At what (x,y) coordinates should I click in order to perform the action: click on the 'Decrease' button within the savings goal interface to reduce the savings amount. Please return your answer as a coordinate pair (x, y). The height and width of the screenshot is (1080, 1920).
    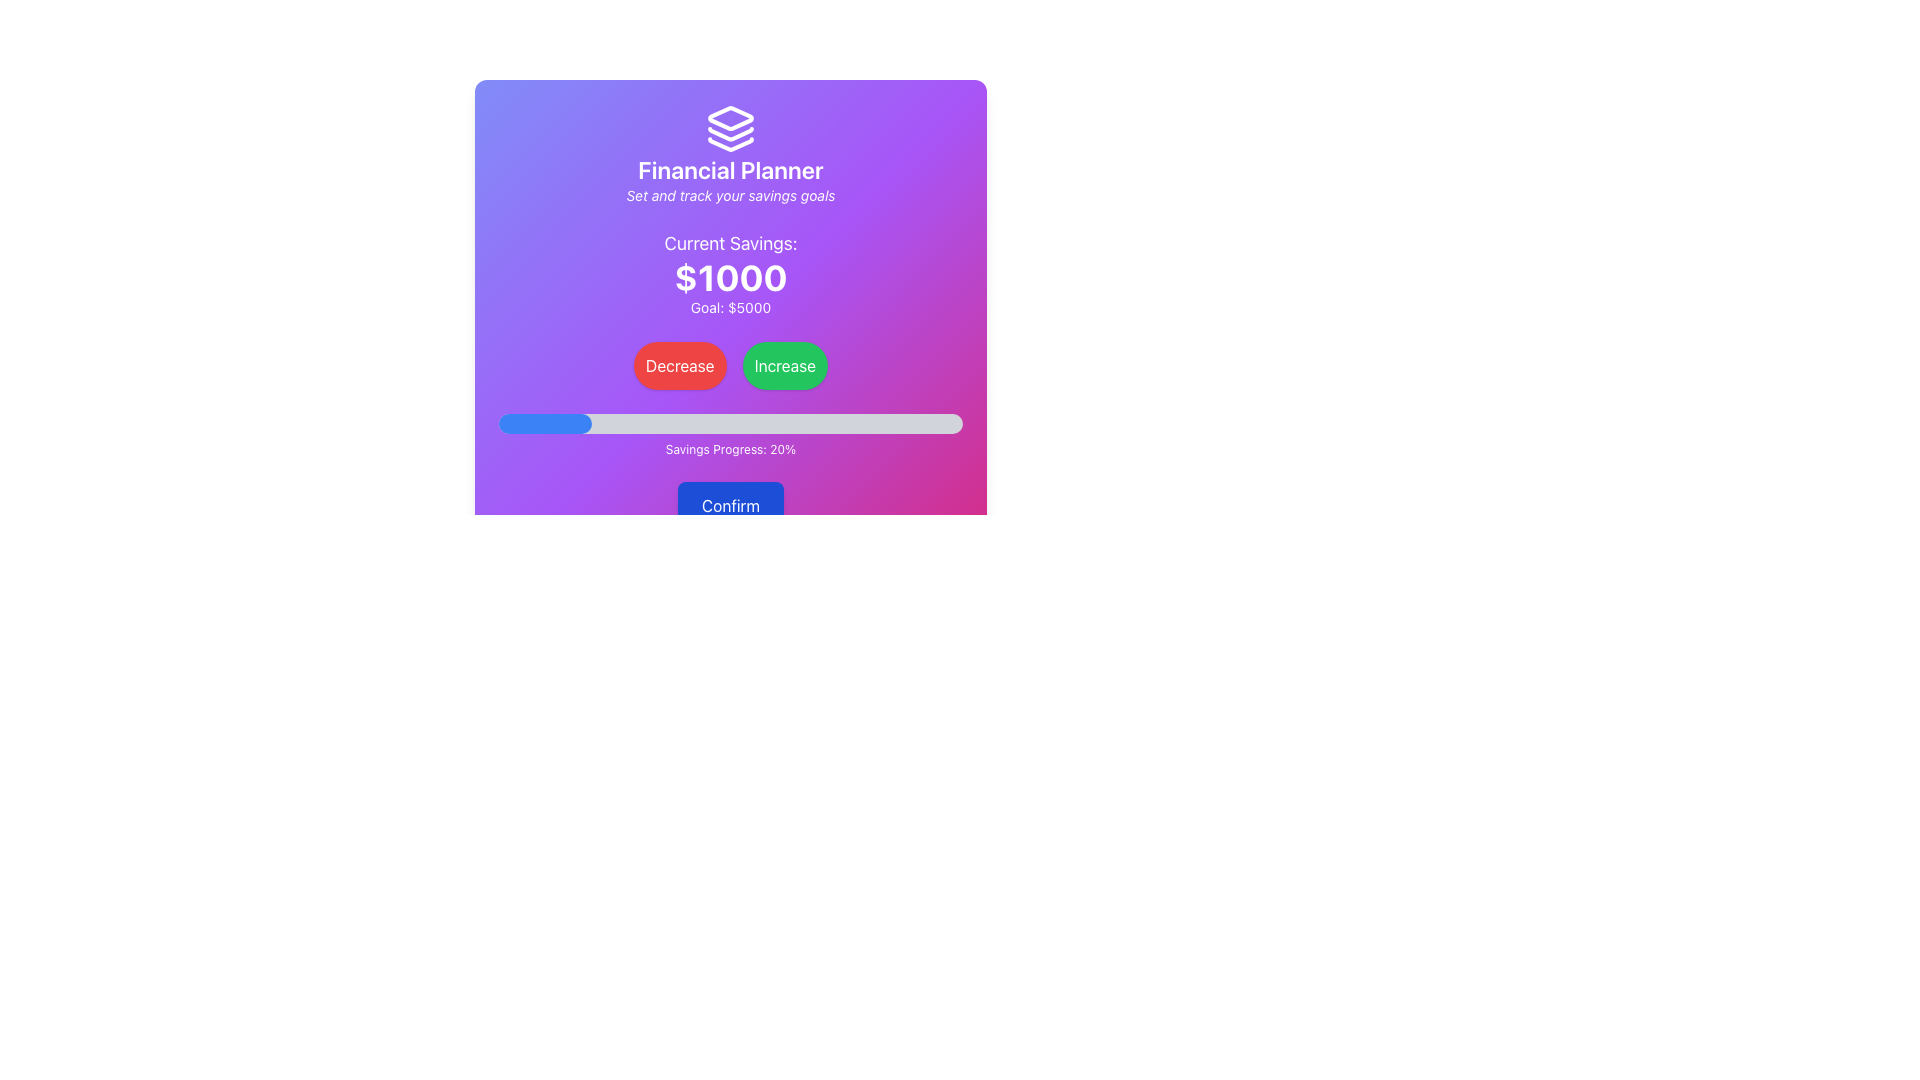
    Looking at the image, I should click on (729, 339).